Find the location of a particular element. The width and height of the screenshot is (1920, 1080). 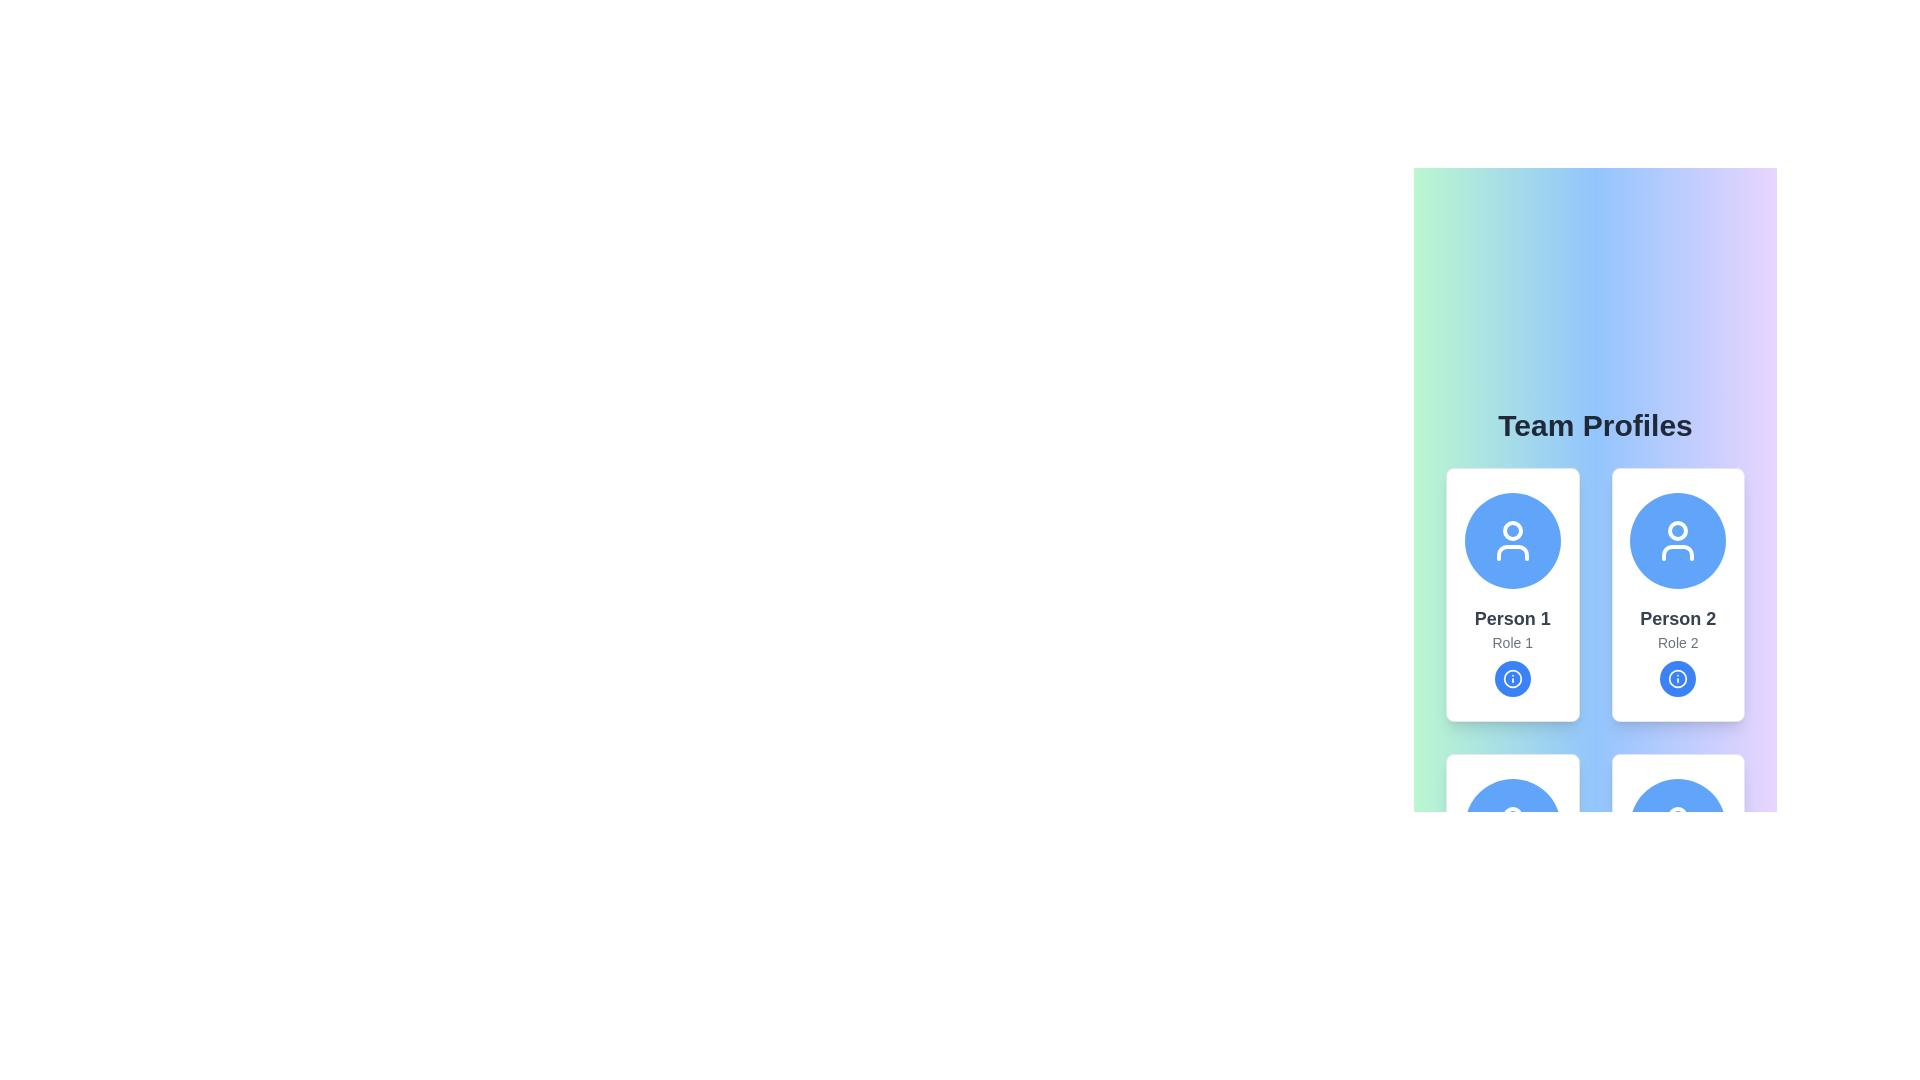

the small circular component within the avatar icon of 'Person 1', located at the center of the upper section of the profile card is located at coordinates (1512, 530).